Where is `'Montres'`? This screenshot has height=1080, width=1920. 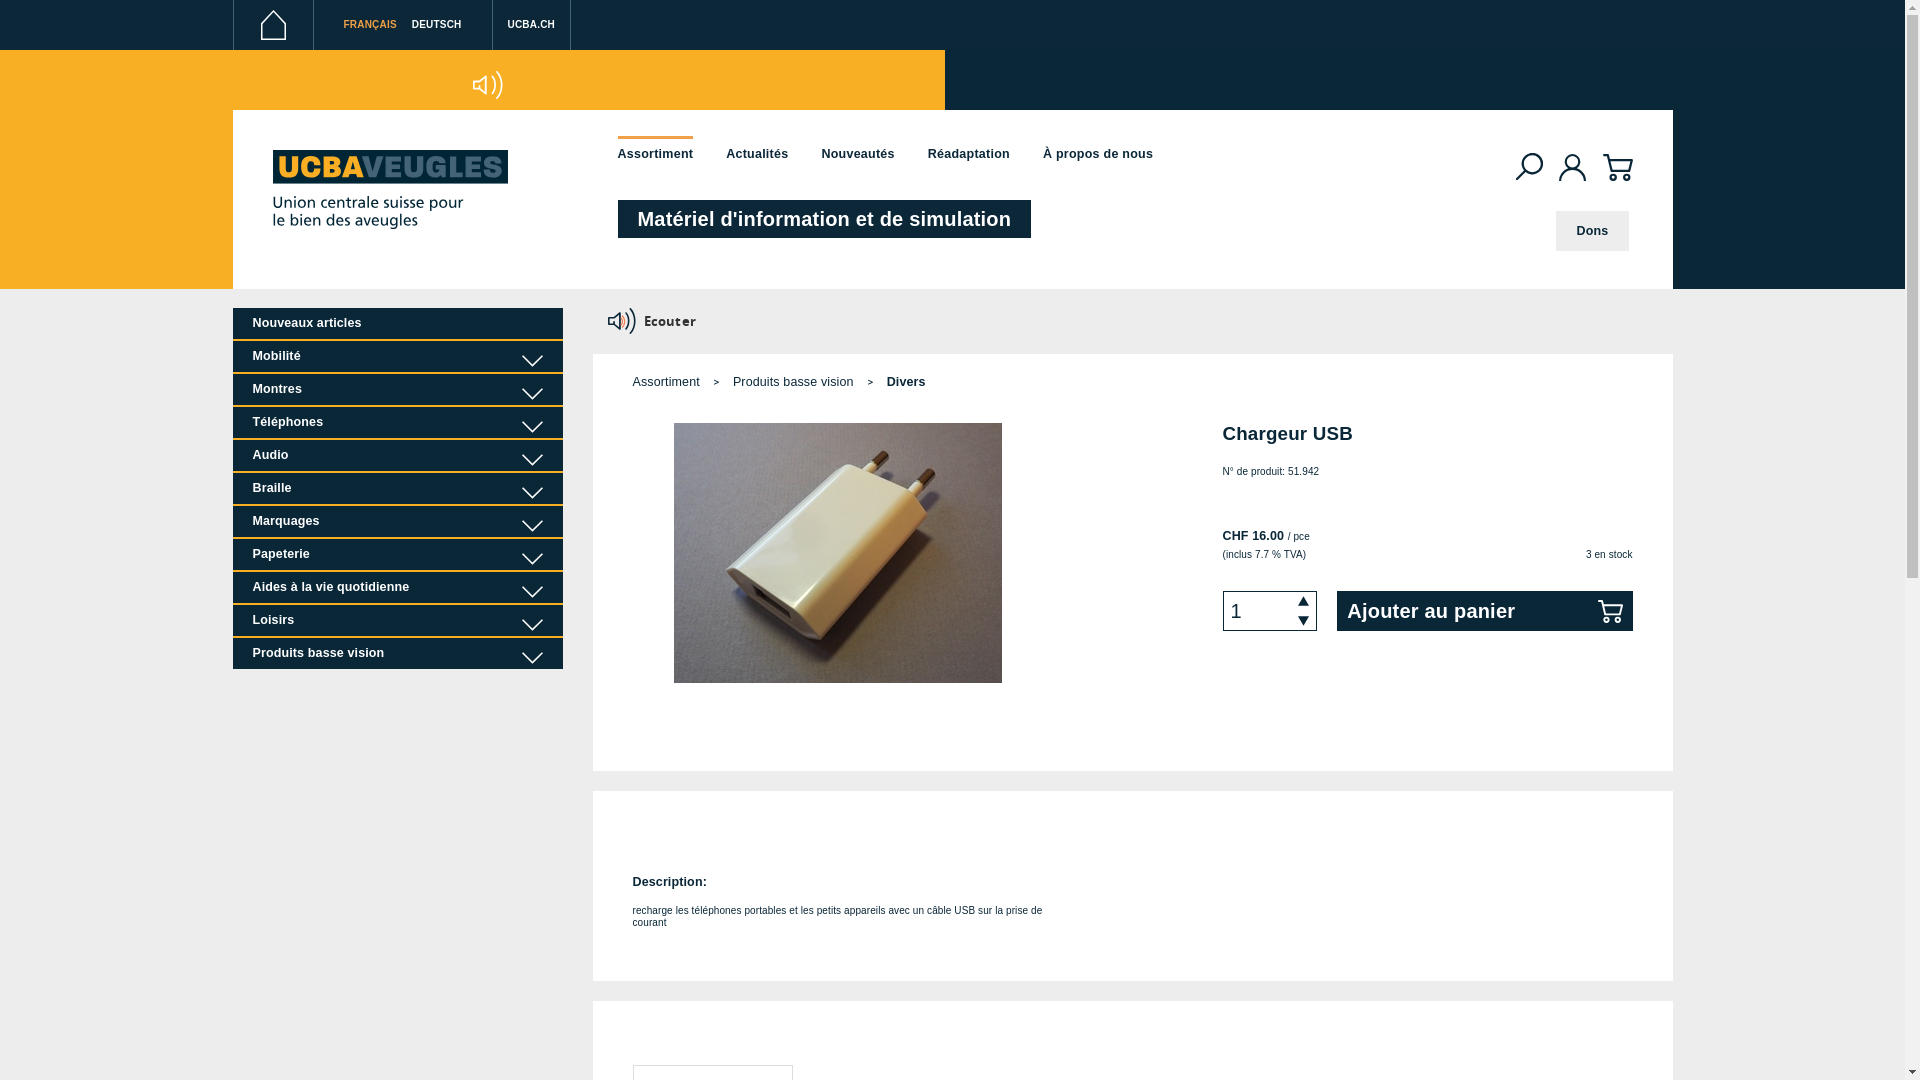 'Montres' is located at coordinates (397, 389).